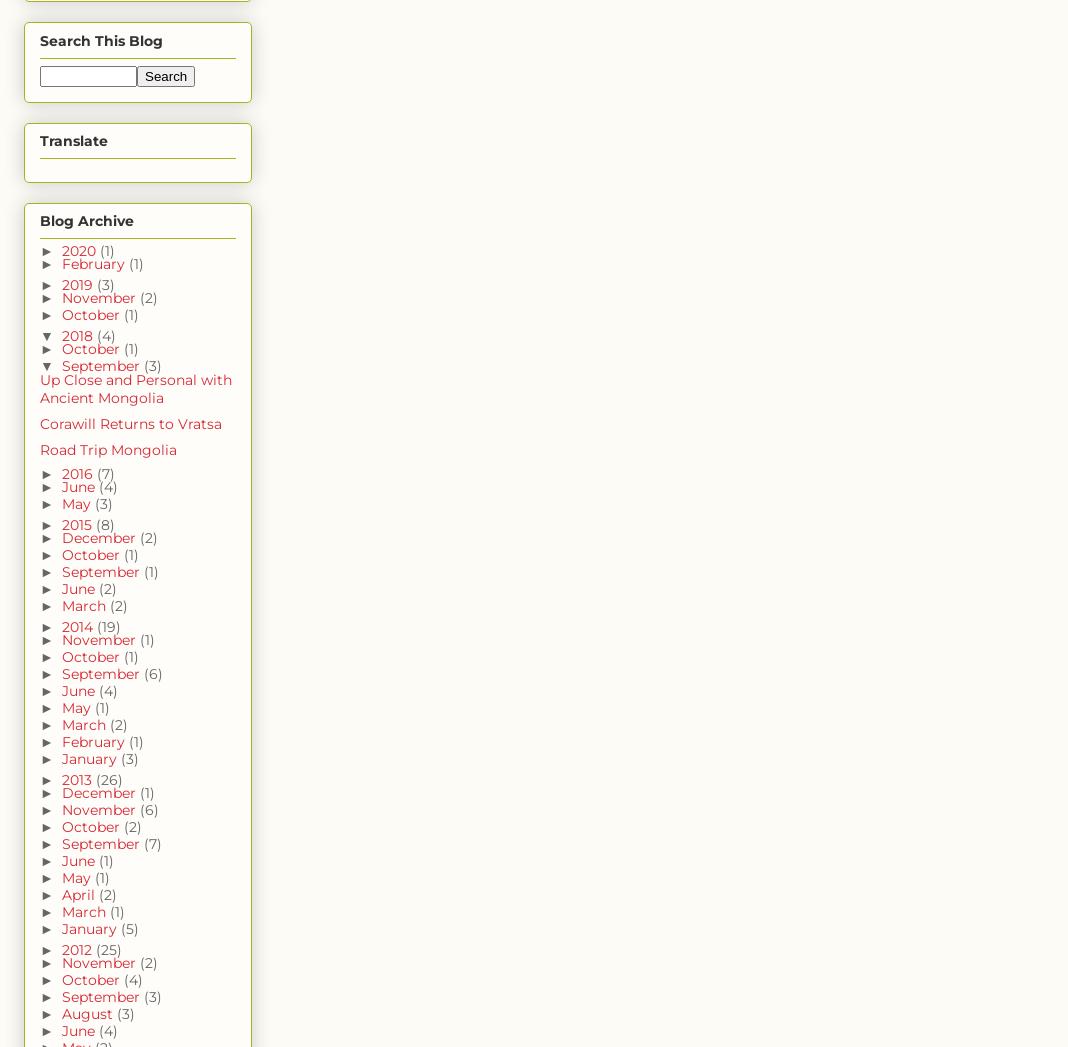 The width and height of the screenshot is (1068, 1047). Describe the element at coordinates (59, 626) in the screenshot. I see `'2014'` at that location.